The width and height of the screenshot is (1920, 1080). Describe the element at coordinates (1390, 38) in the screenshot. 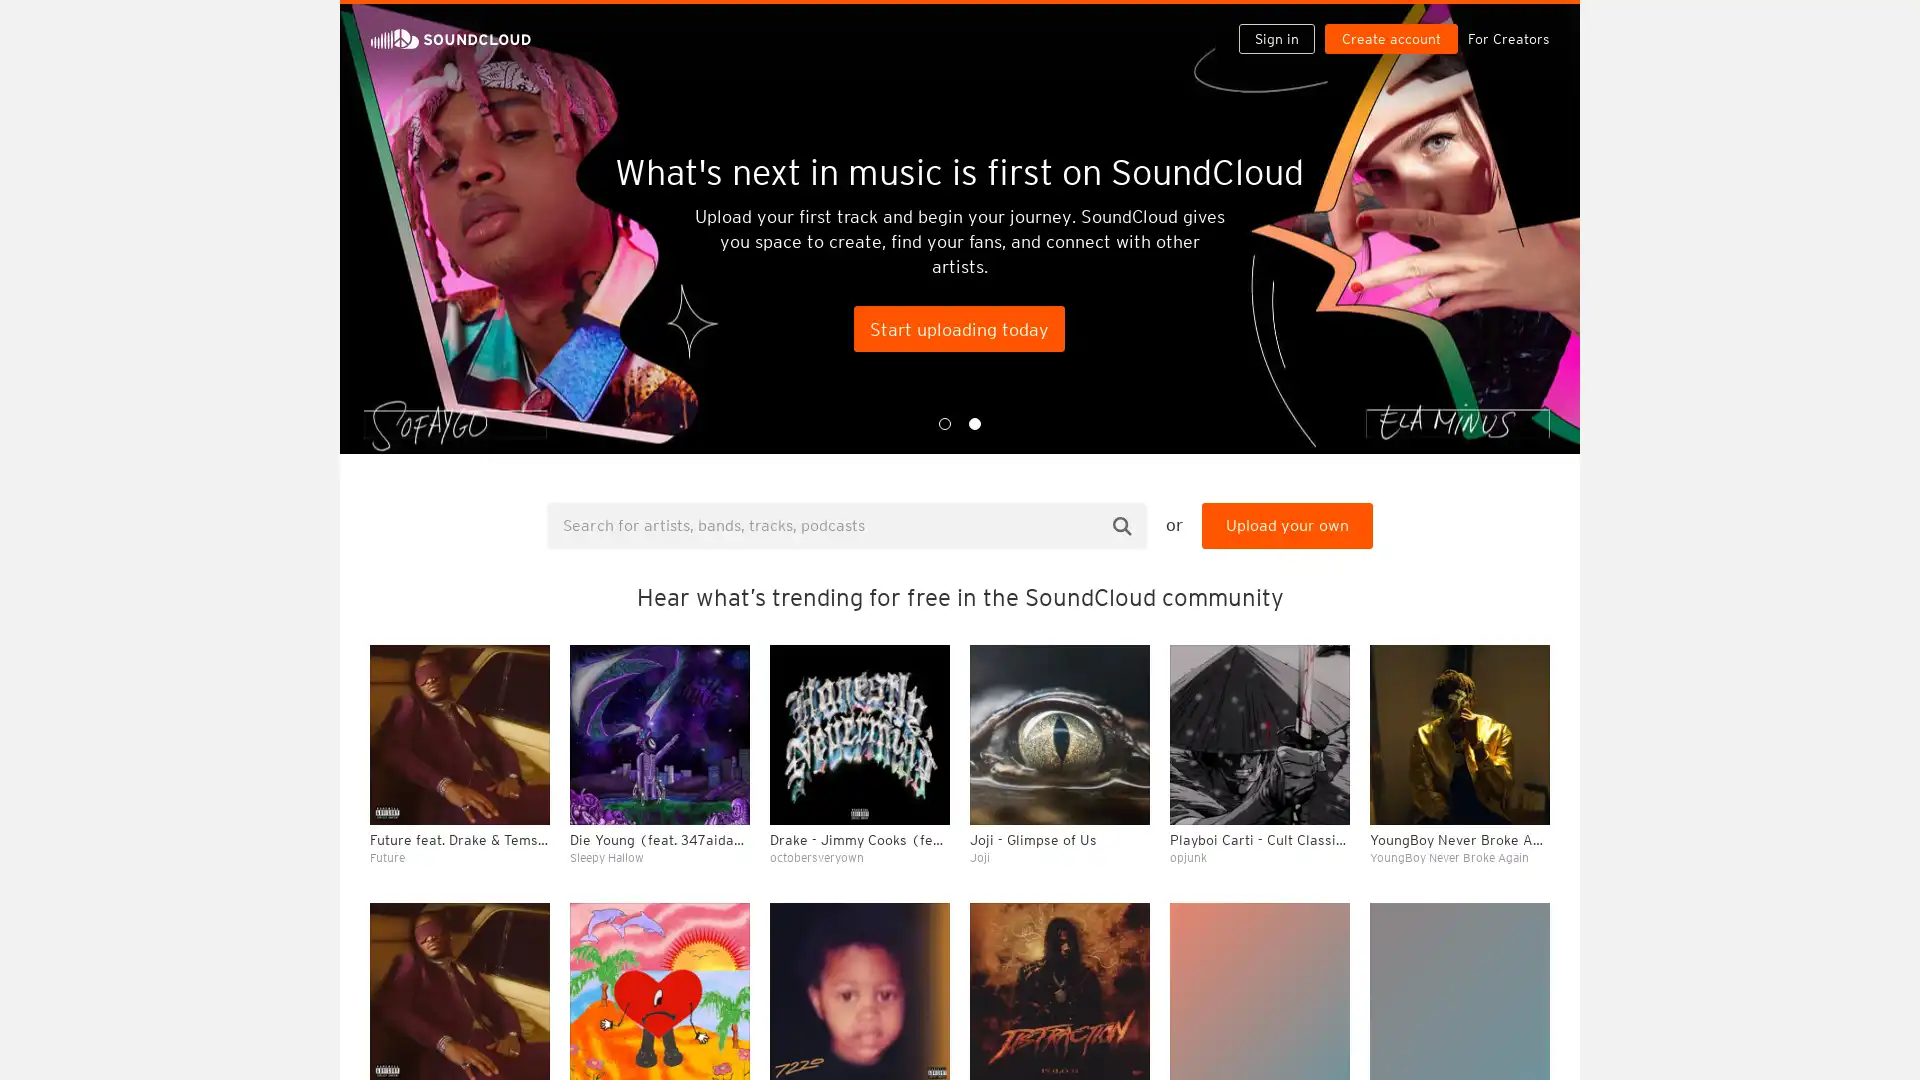

I see `Create a SoundCloud account` at that location.